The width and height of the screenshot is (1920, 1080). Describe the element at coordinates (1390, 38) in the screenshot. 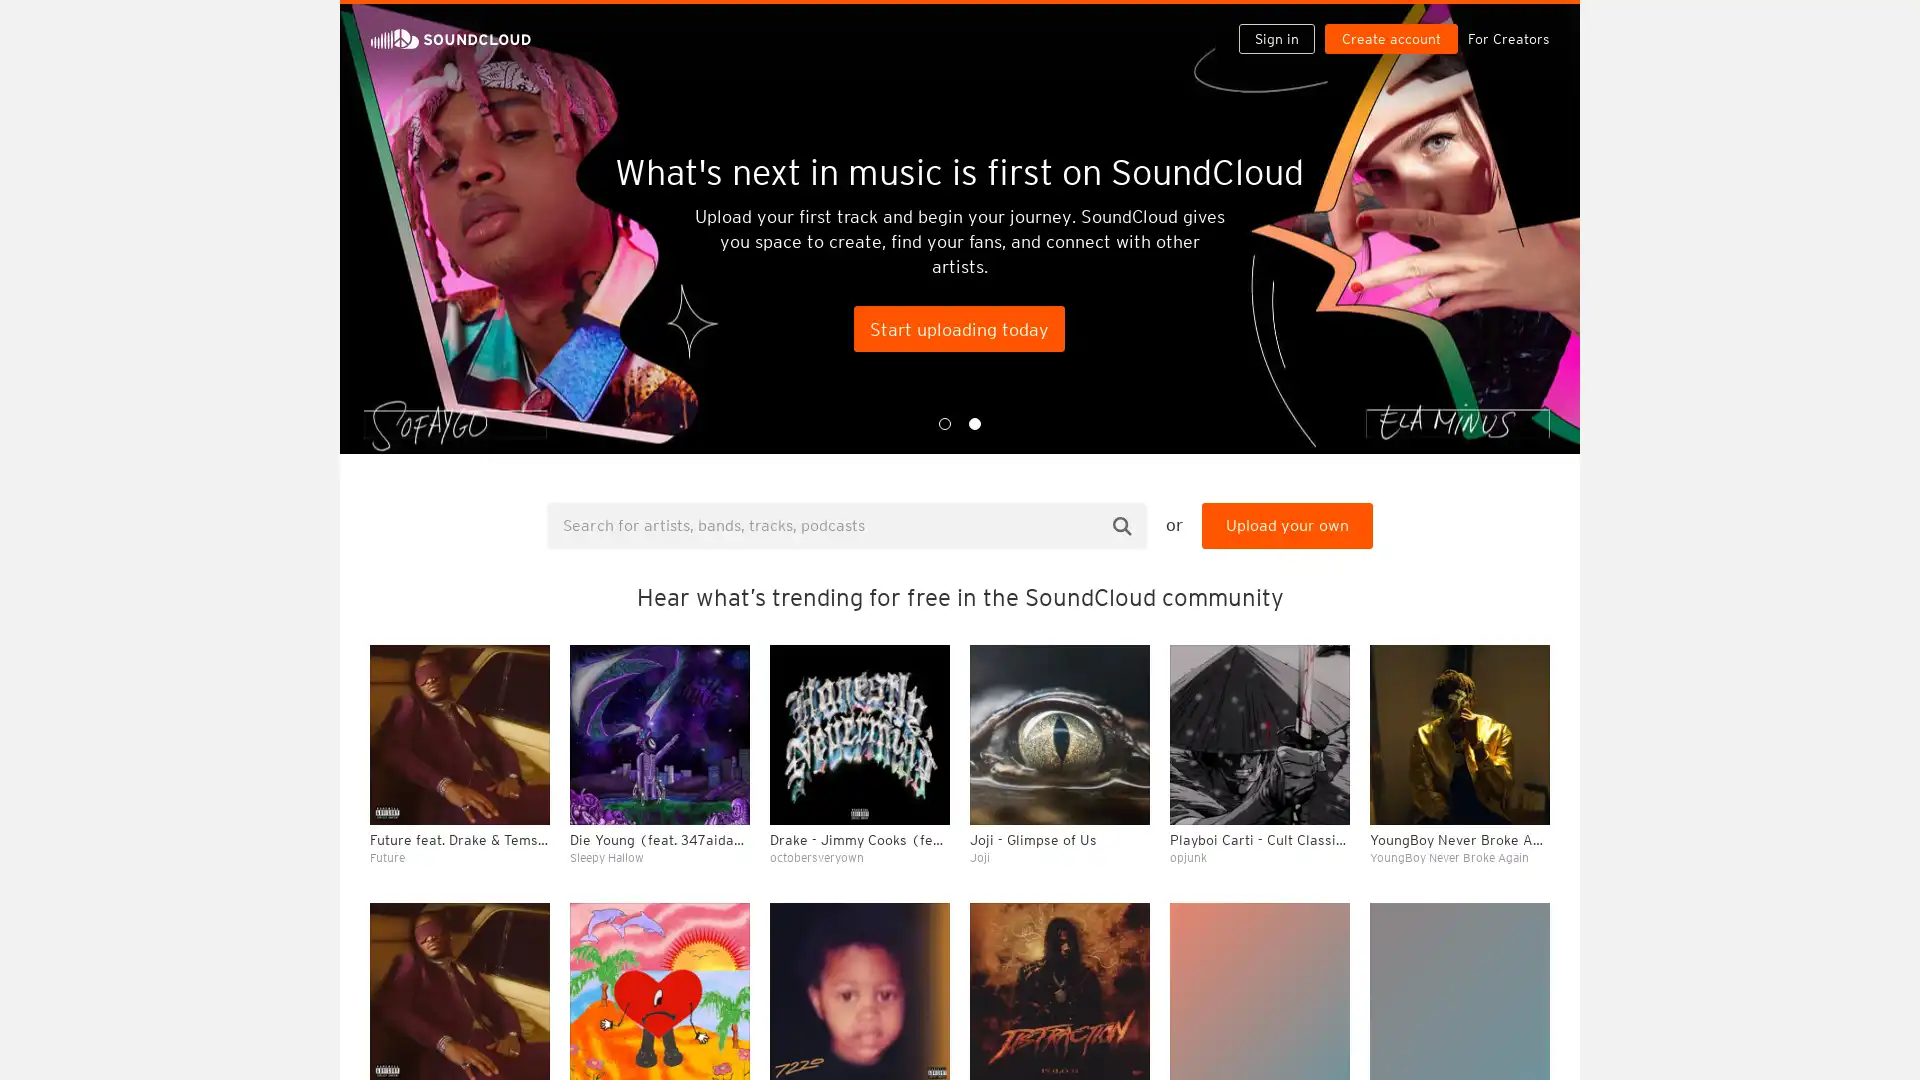

I see `Create a SoundCloud account` at that location.